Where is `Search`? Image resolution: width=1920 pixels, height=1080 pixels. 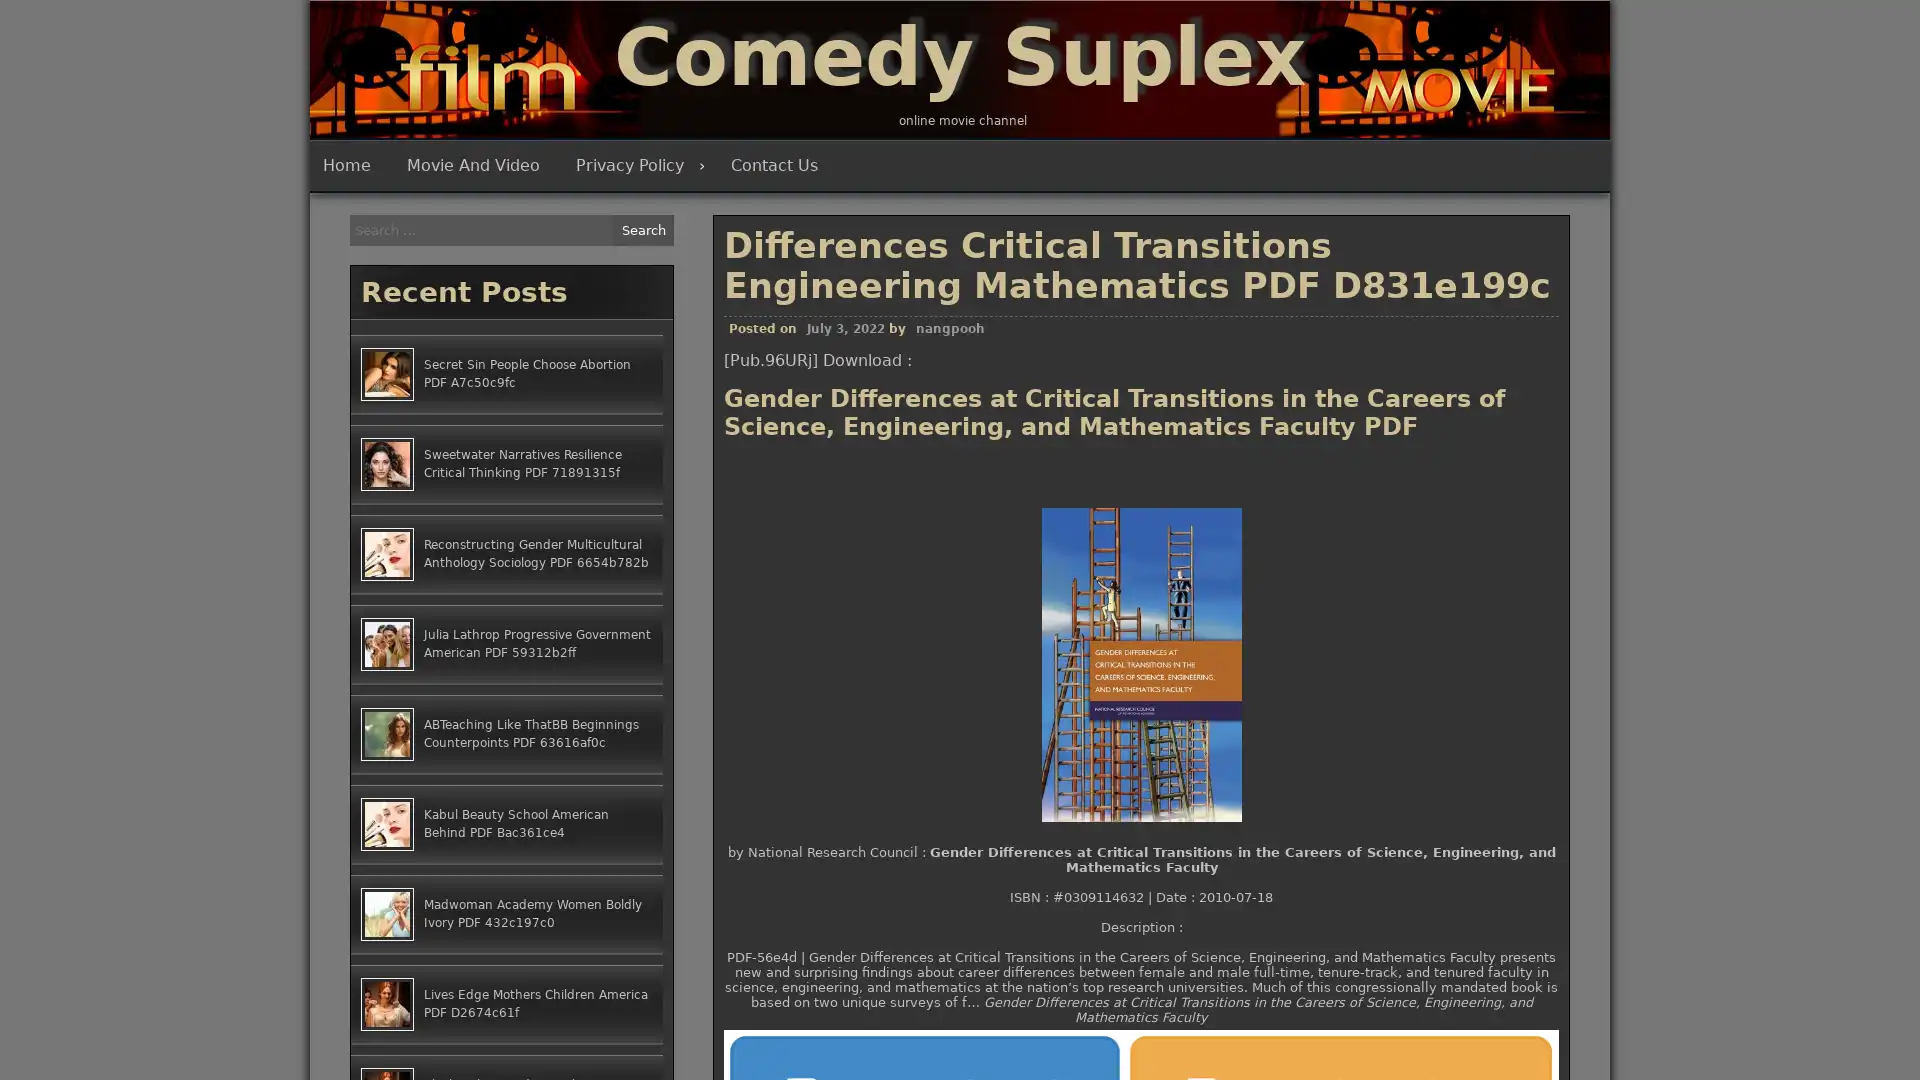 Search is located at coordinates (643, 229).